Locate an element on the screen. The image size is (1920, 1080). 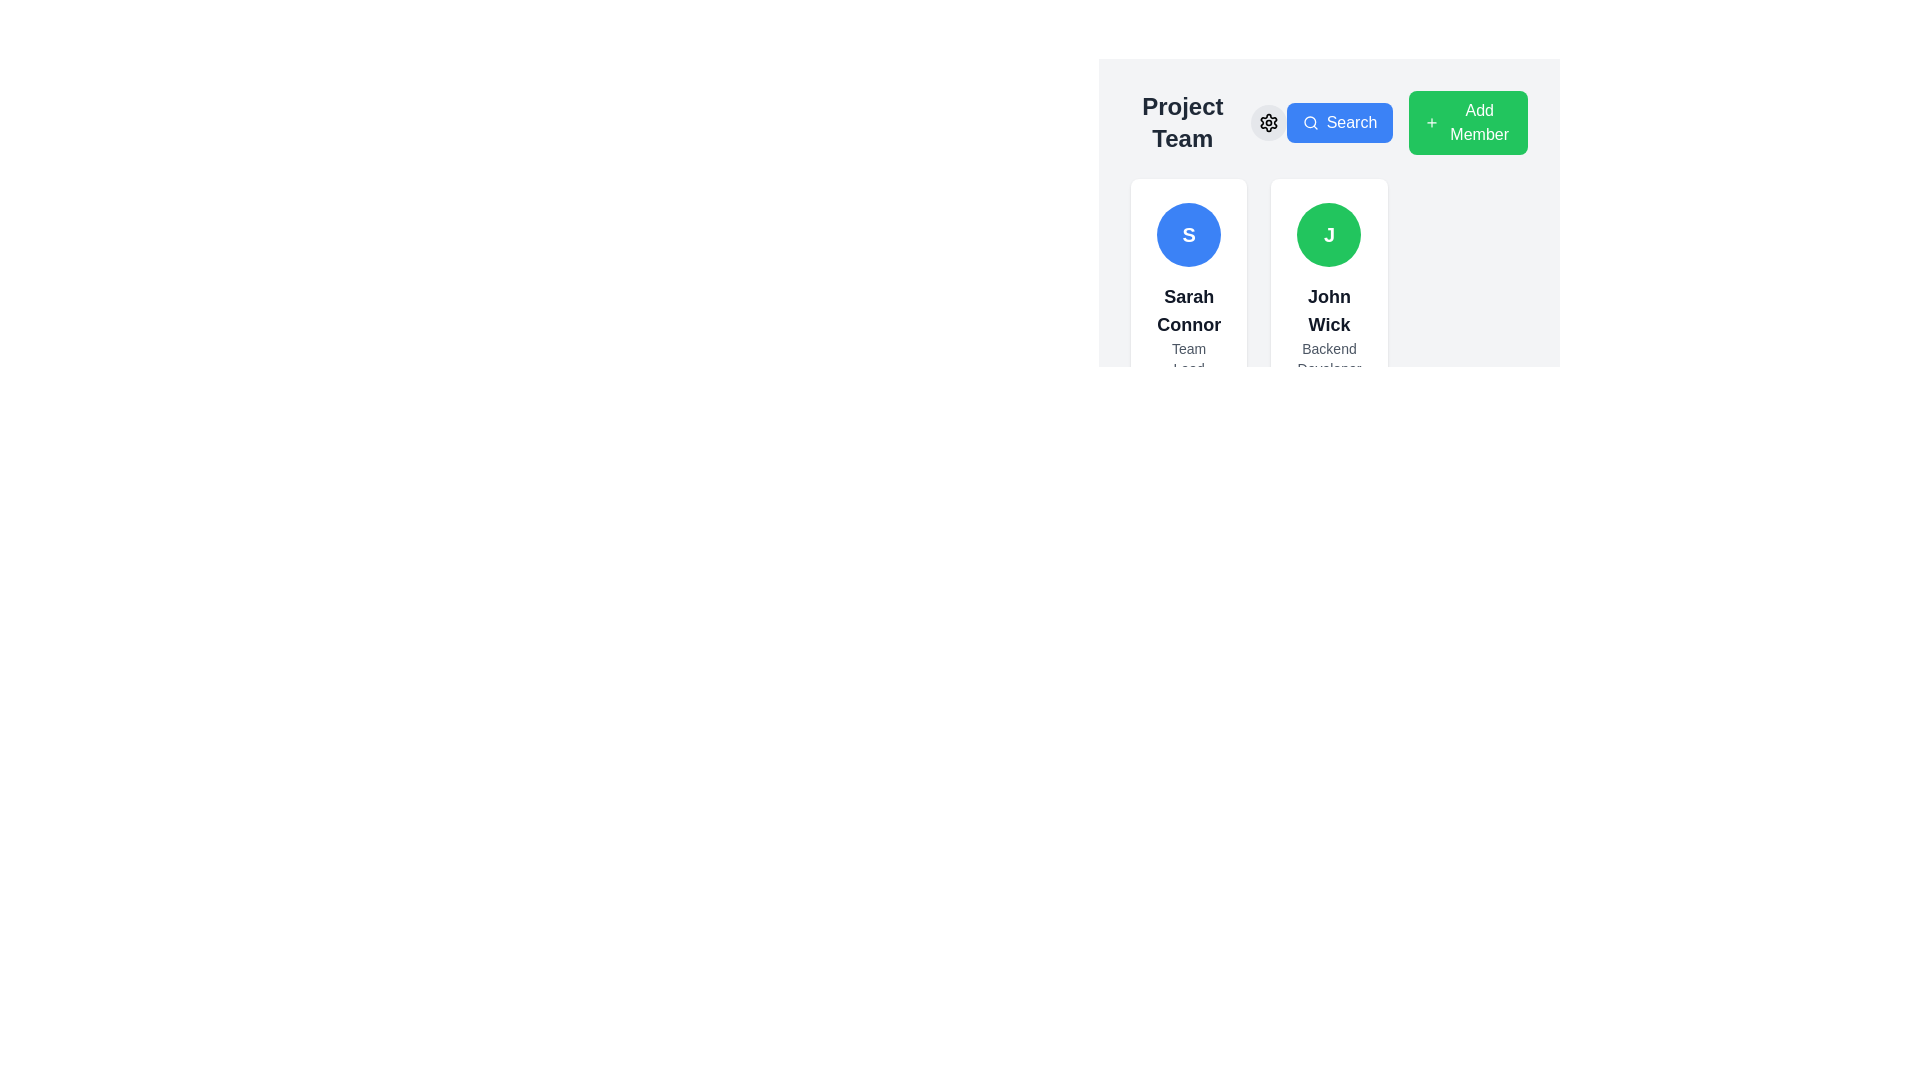
the 'Add Member' text label within the green button located at the top-right area of the interface is located at coordinates (1479, 123).